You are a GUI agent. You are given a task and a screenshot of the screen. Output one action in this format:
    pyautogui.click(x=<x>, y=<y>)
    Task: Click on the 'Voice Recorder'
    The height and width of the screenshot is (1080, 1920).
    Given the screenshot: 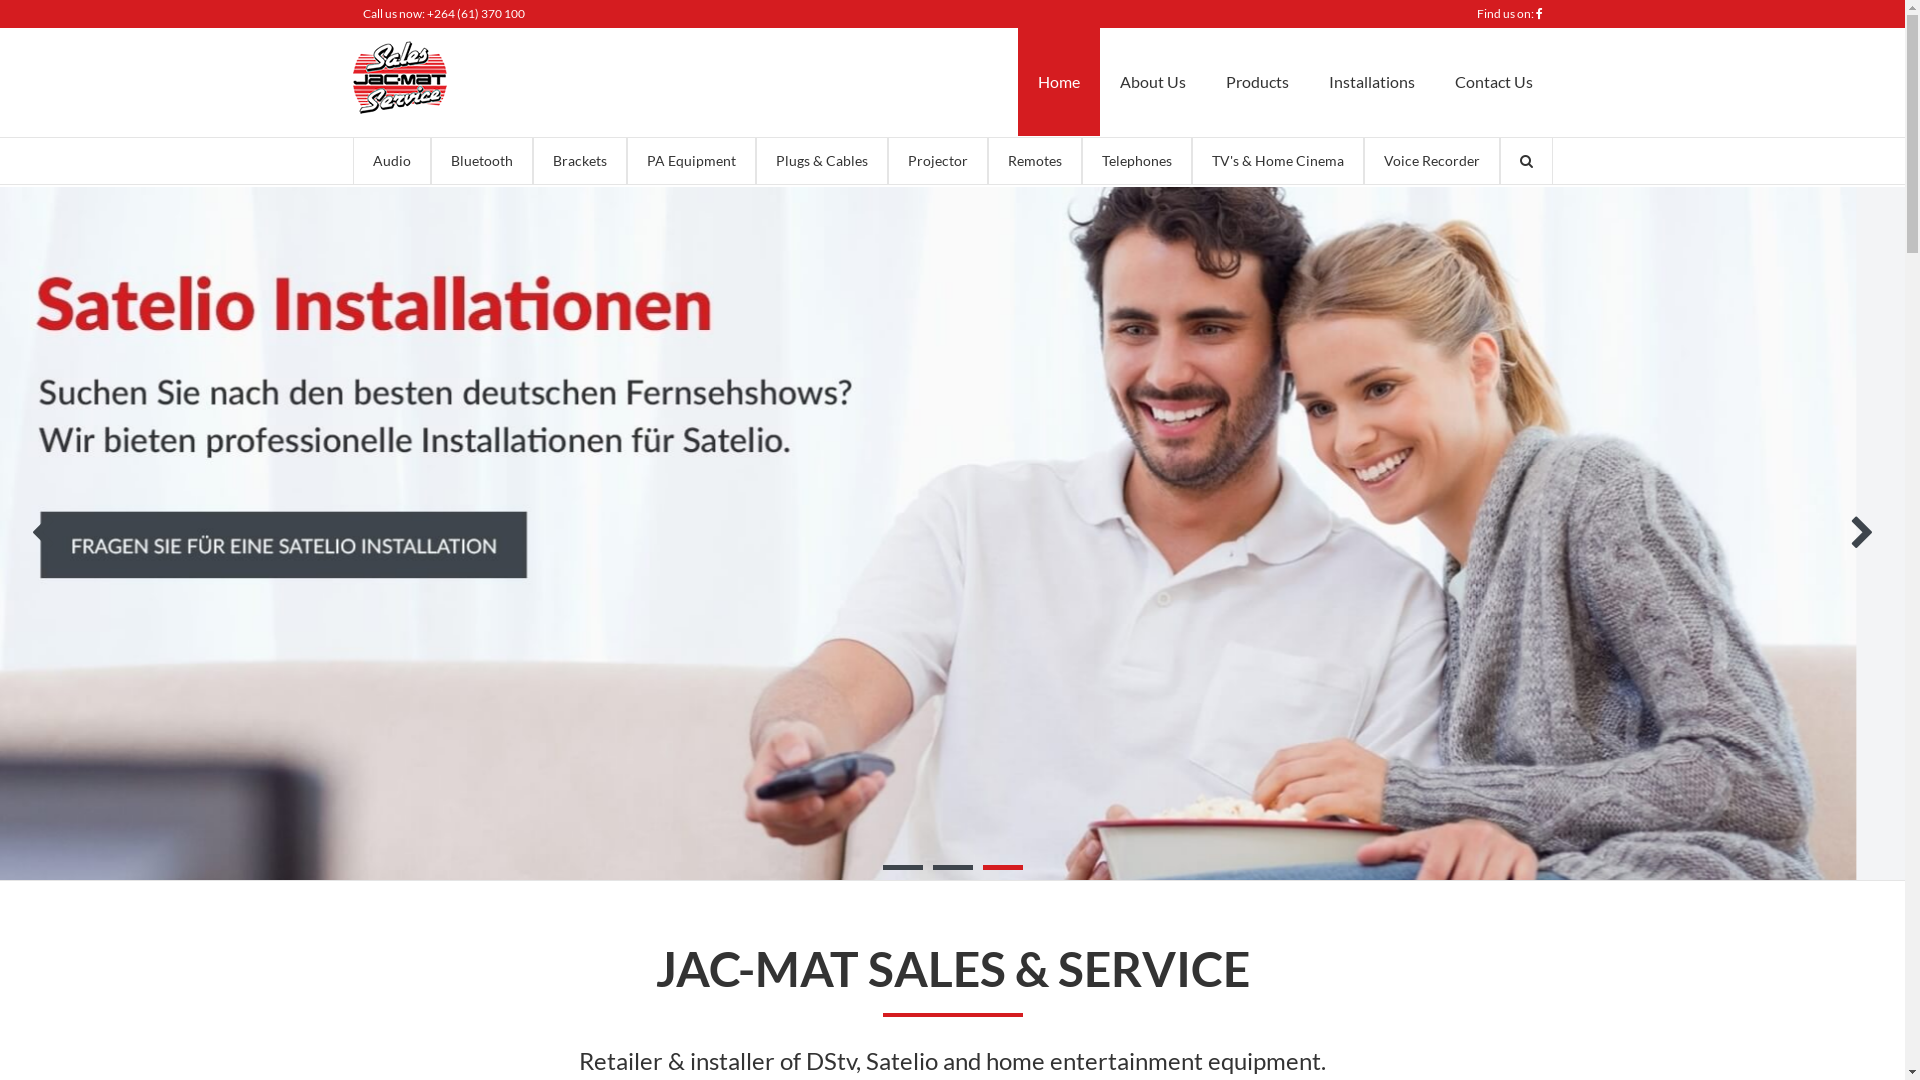 What is the action you would take?
    pyautogui.click(x=1430, y=160)
    